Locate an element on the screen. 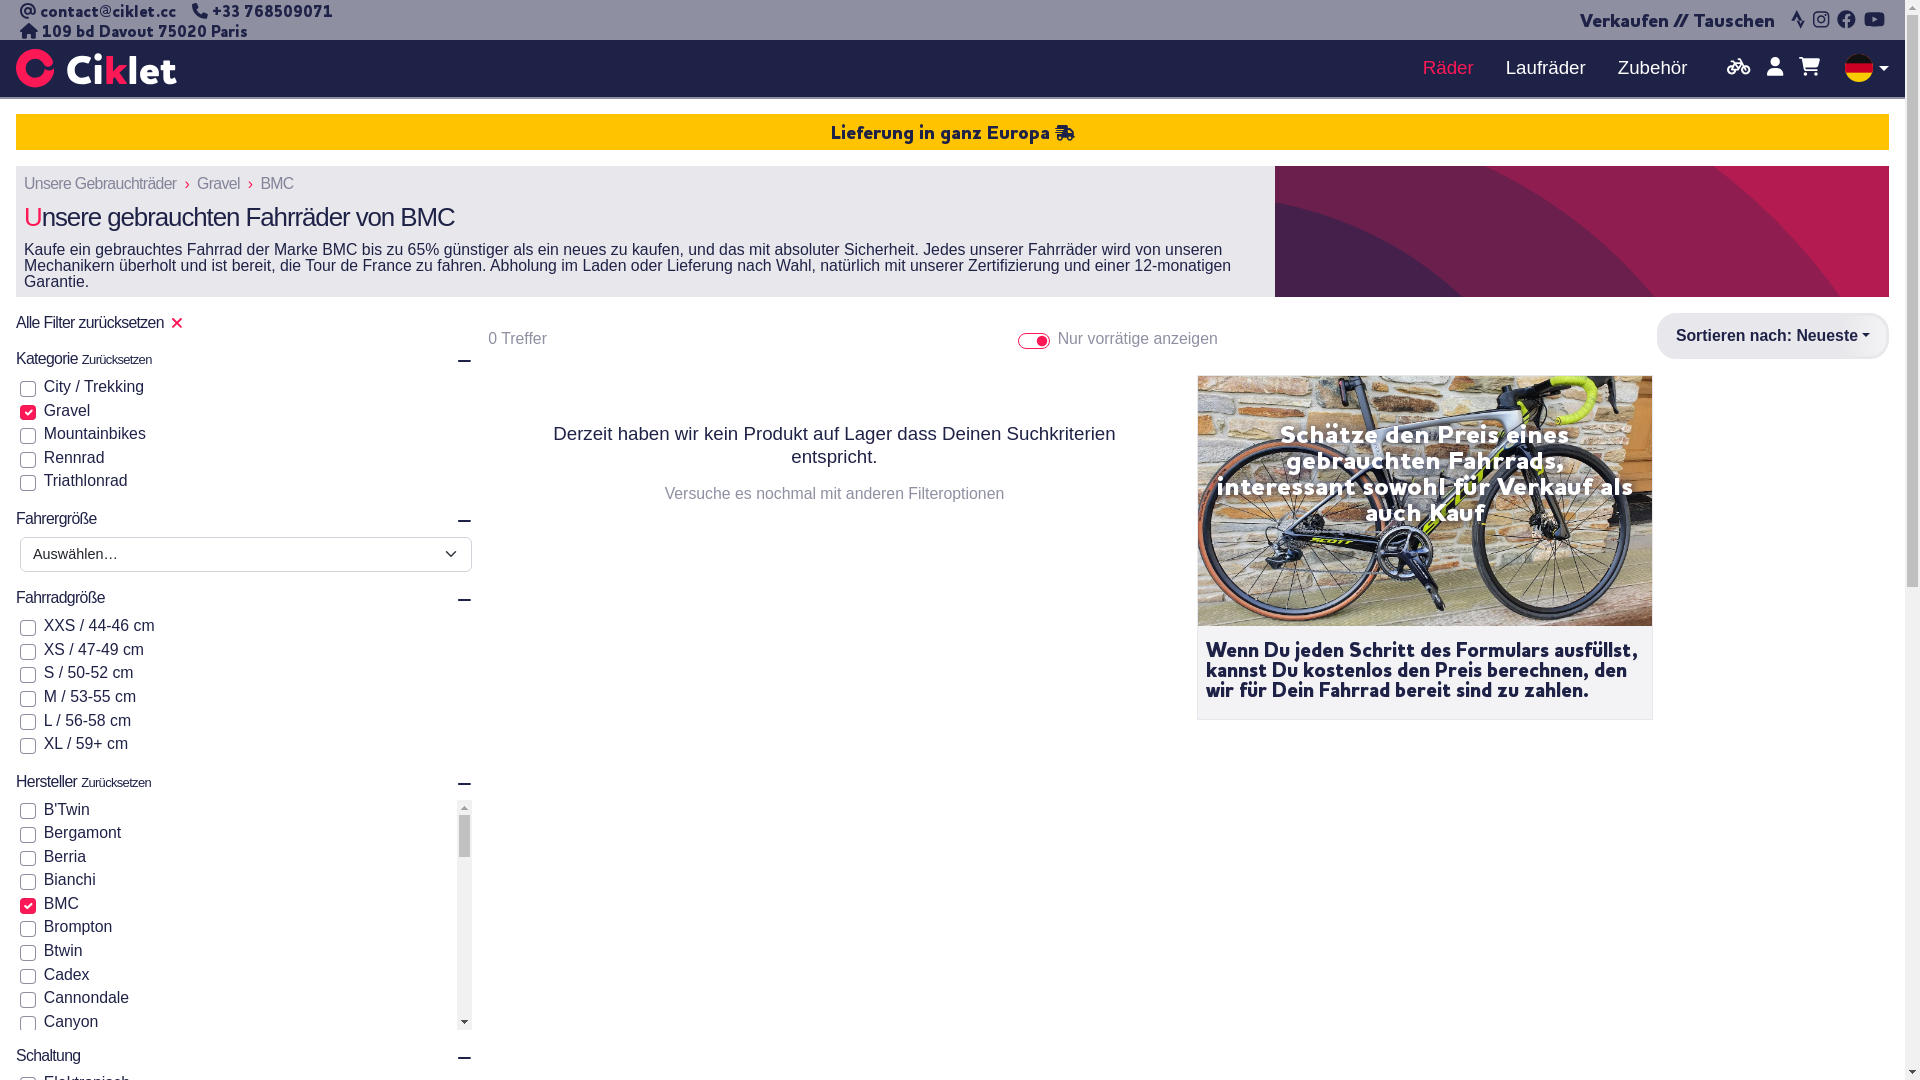 This screenshot has height=1080, width=1920. 'Facebook' is located at coordinates (1845, 22).